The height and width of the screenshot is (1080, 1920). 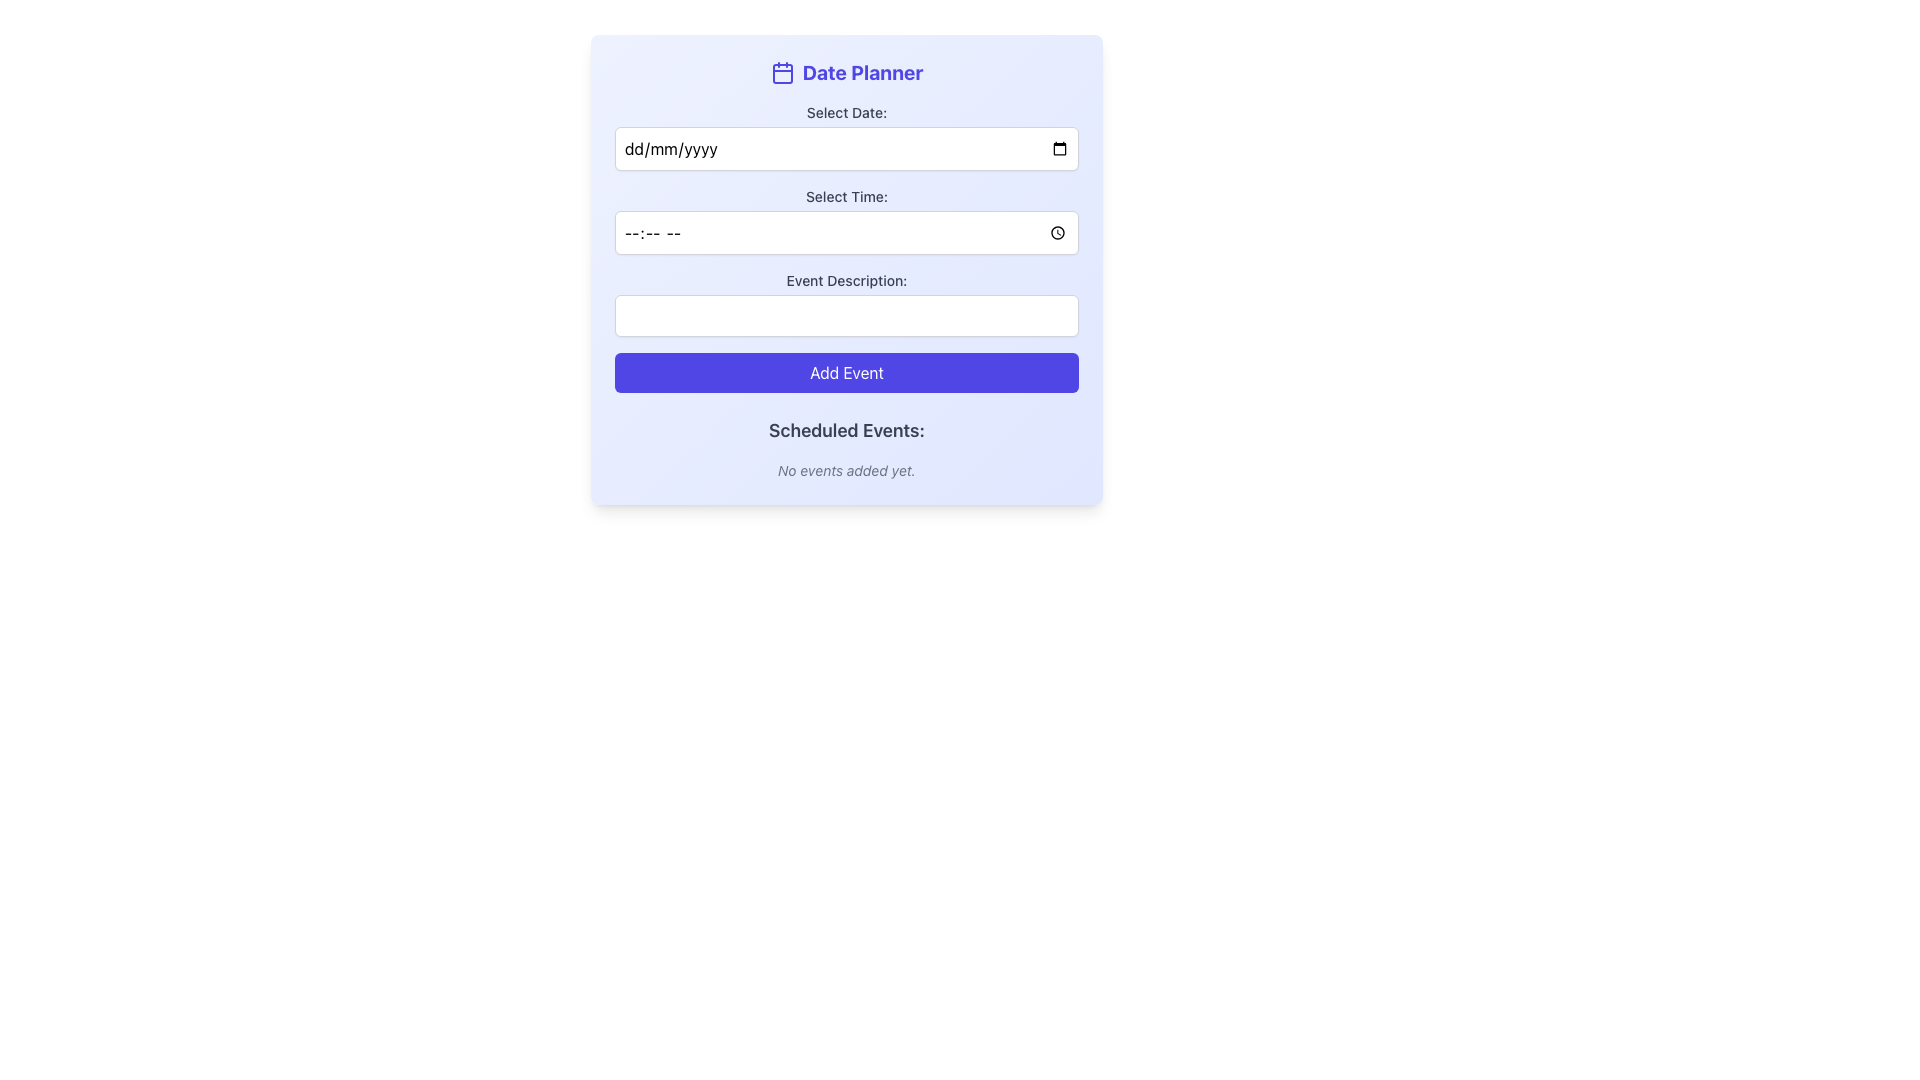 What do you see at coordinates (846, 112) in the screenshot?
I see `the text label reading 'Select Date:' which is styled in gray and located at the top of the form section above the date input field` at bounding box center [846, 112].